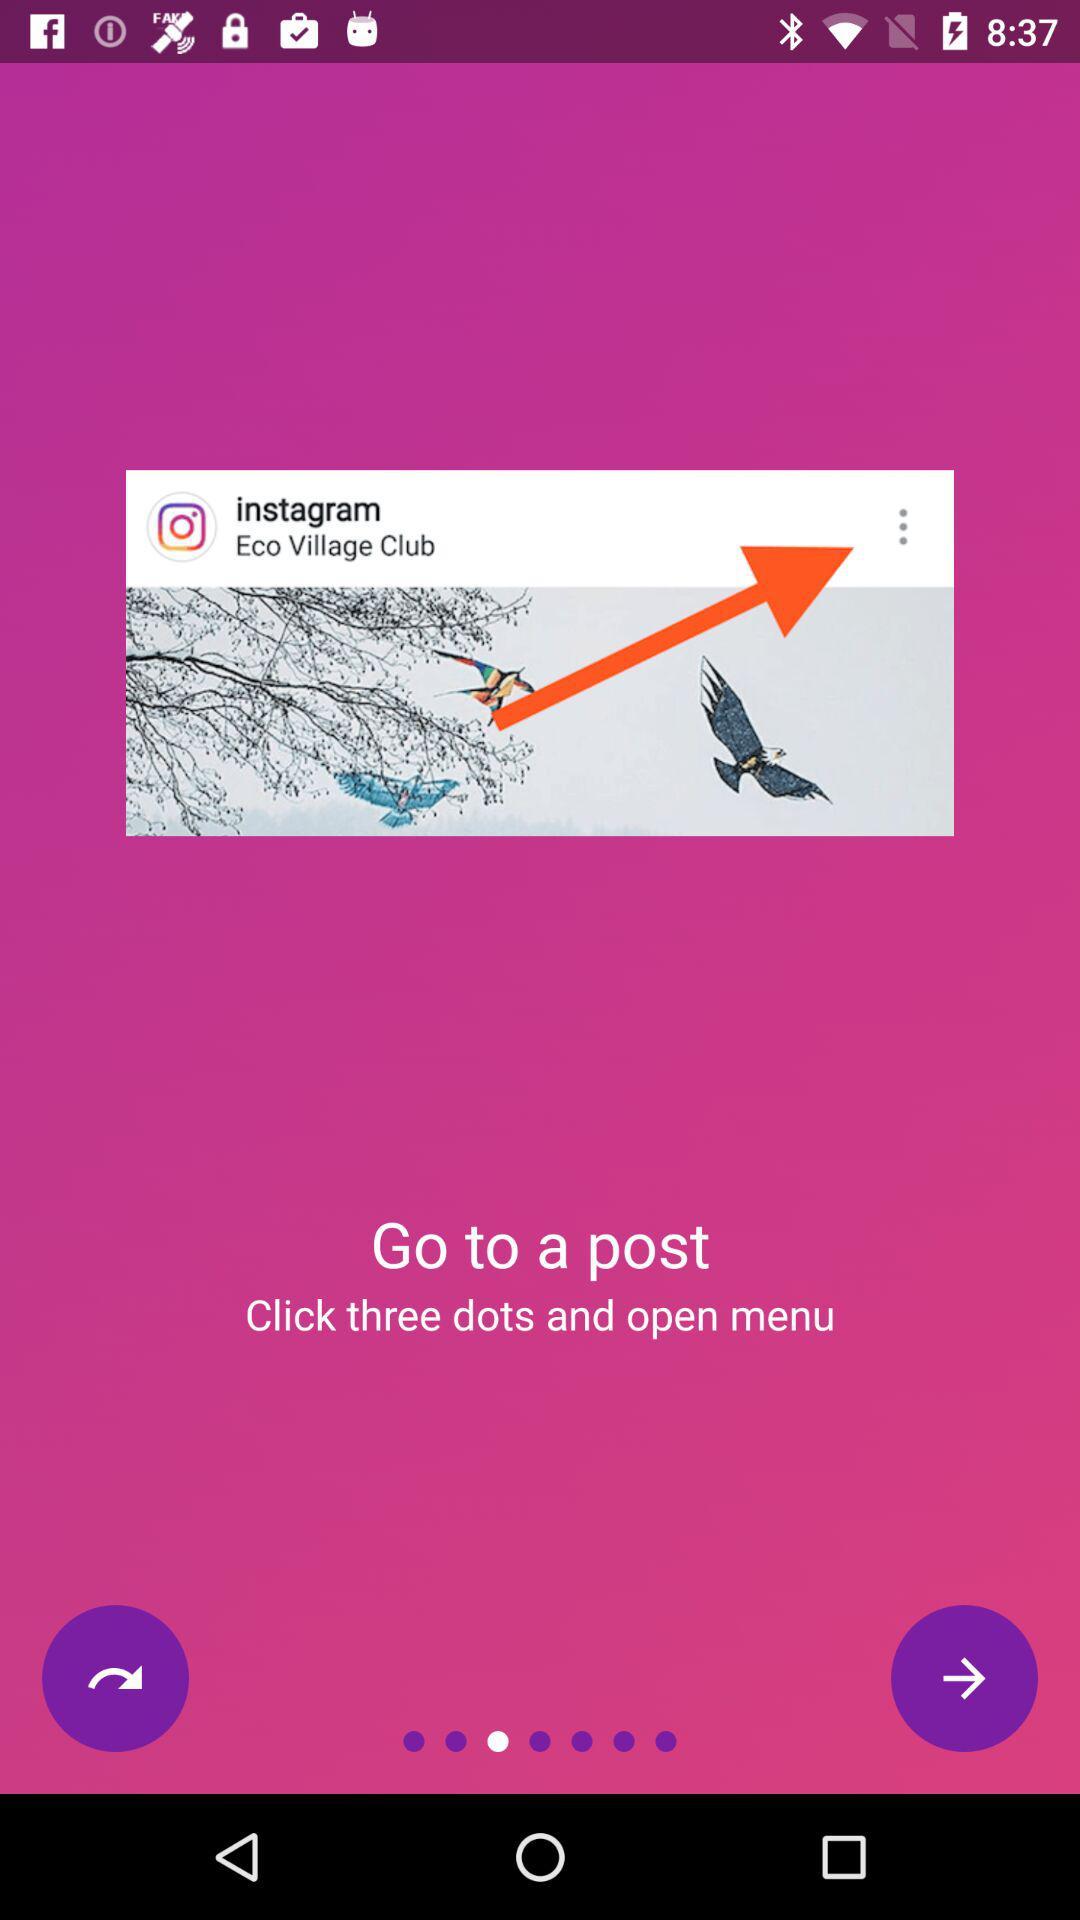 The width and height of the screenshot is (1080, 1920). What do you see at coordinates (963, 1678) in the screenshot?
I see `the item below click three dots item` at bounding box center [963, 1678].